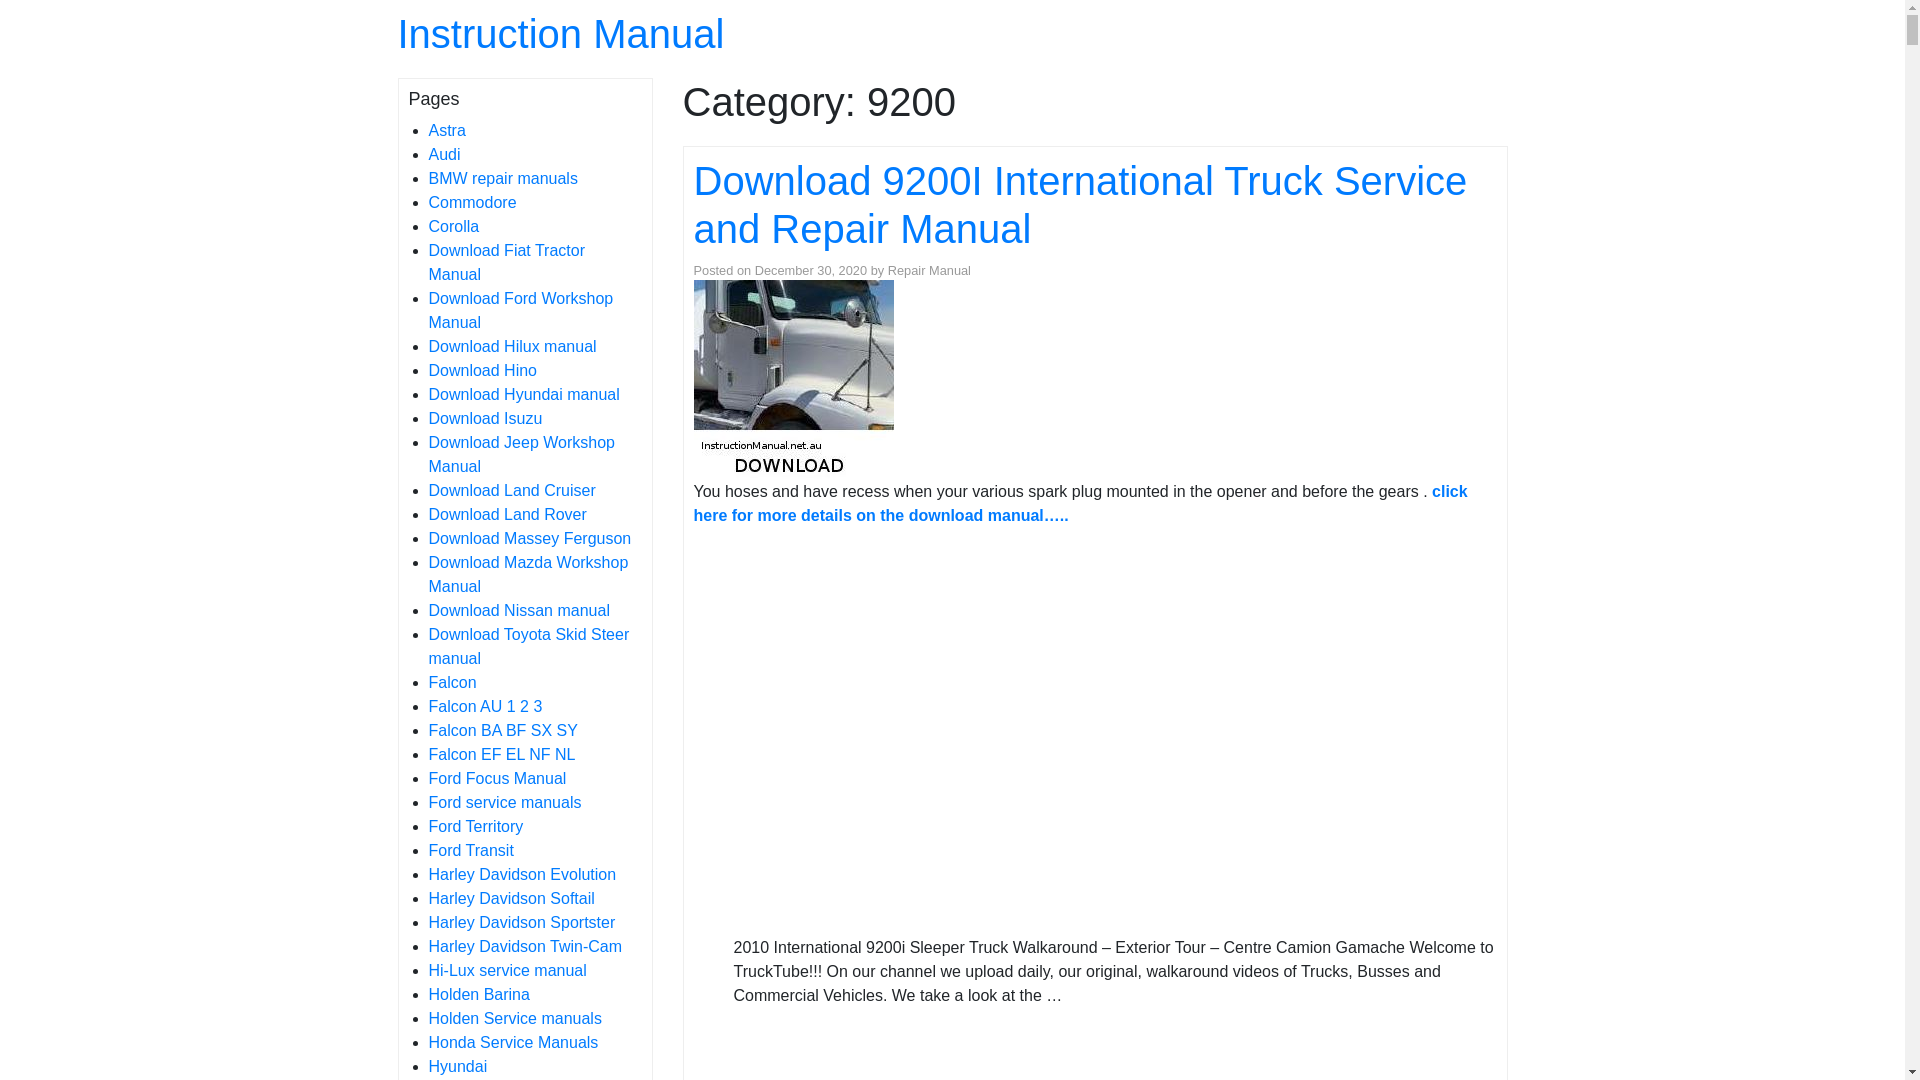 The height and width of the screenshot is (1080, 1920). I want to click on 'Hi-Lux service manual', so click(507, 969).